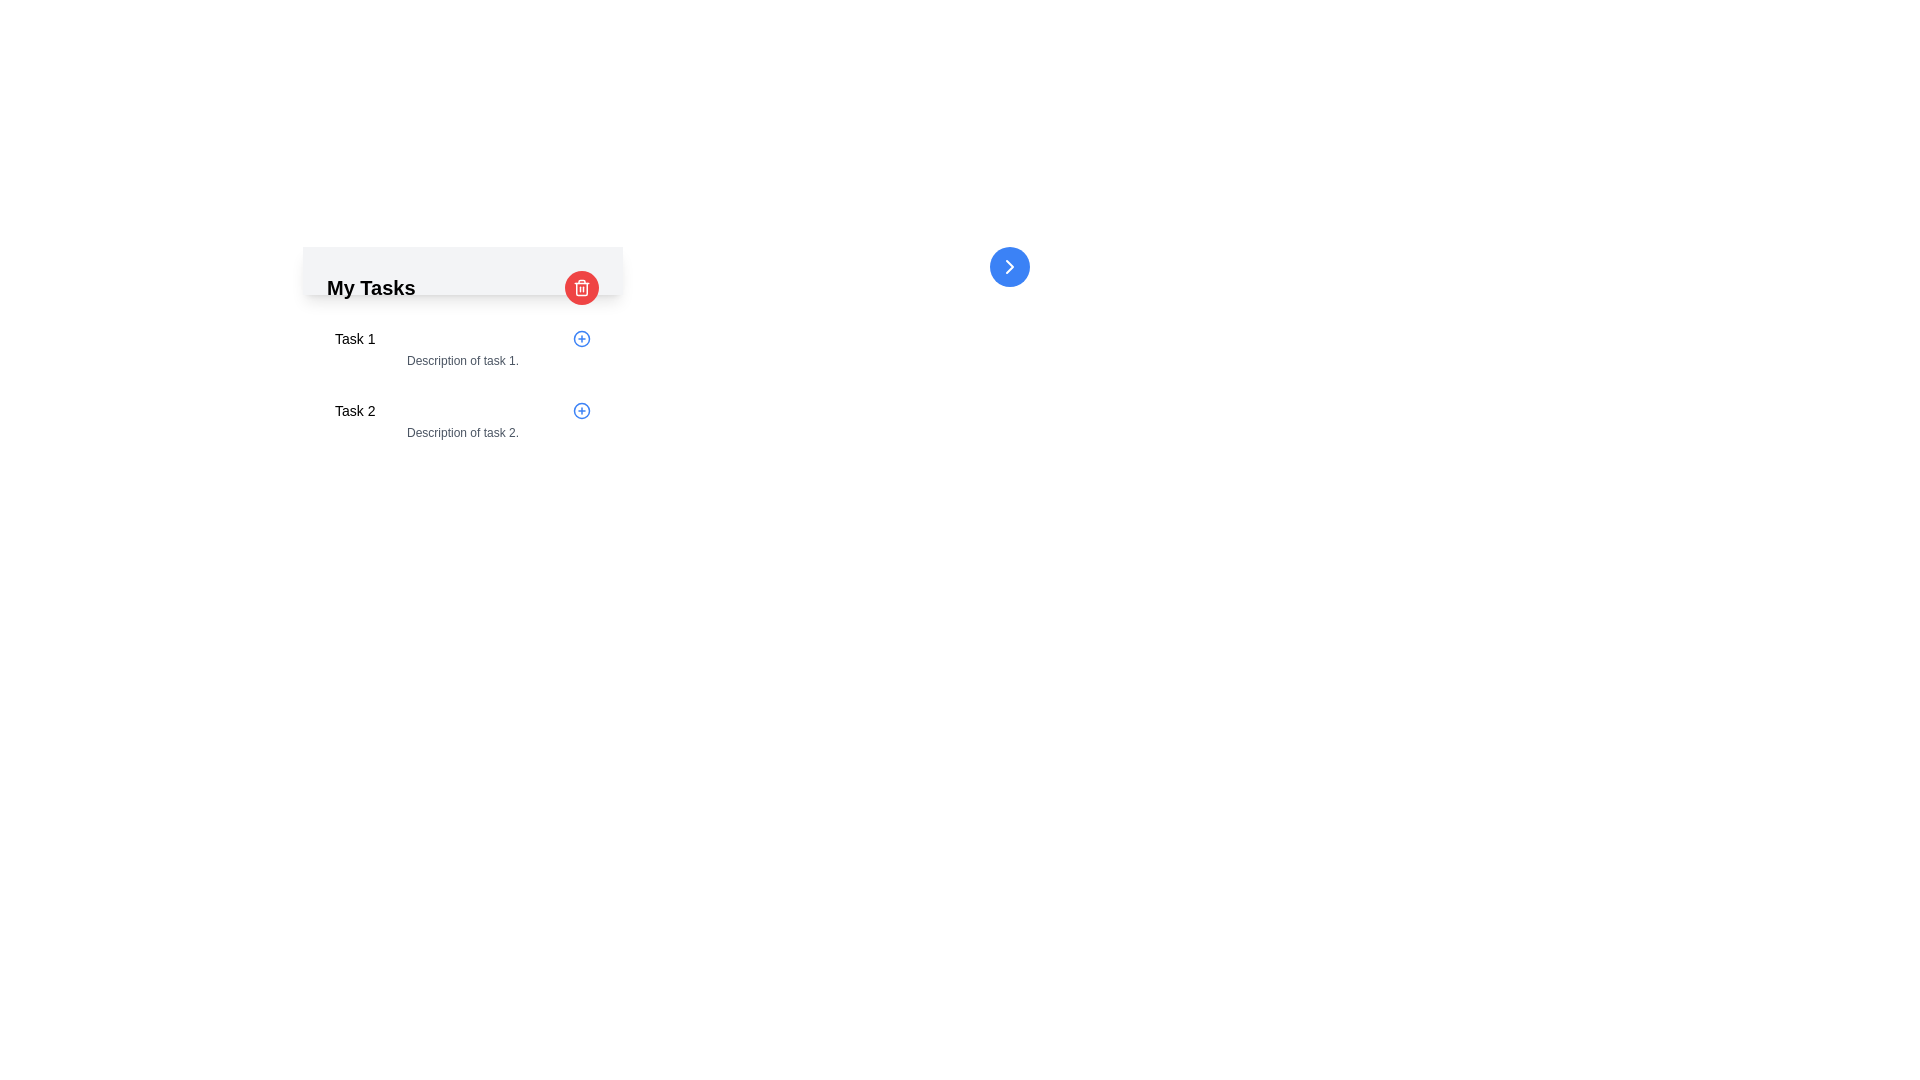 The height and width of the screenshot is (1080, 1920). What do you see at coordinates (580, 288) in the screenshot?
I see `the delete button with a circular red background located` at bounding box center [580, 288].